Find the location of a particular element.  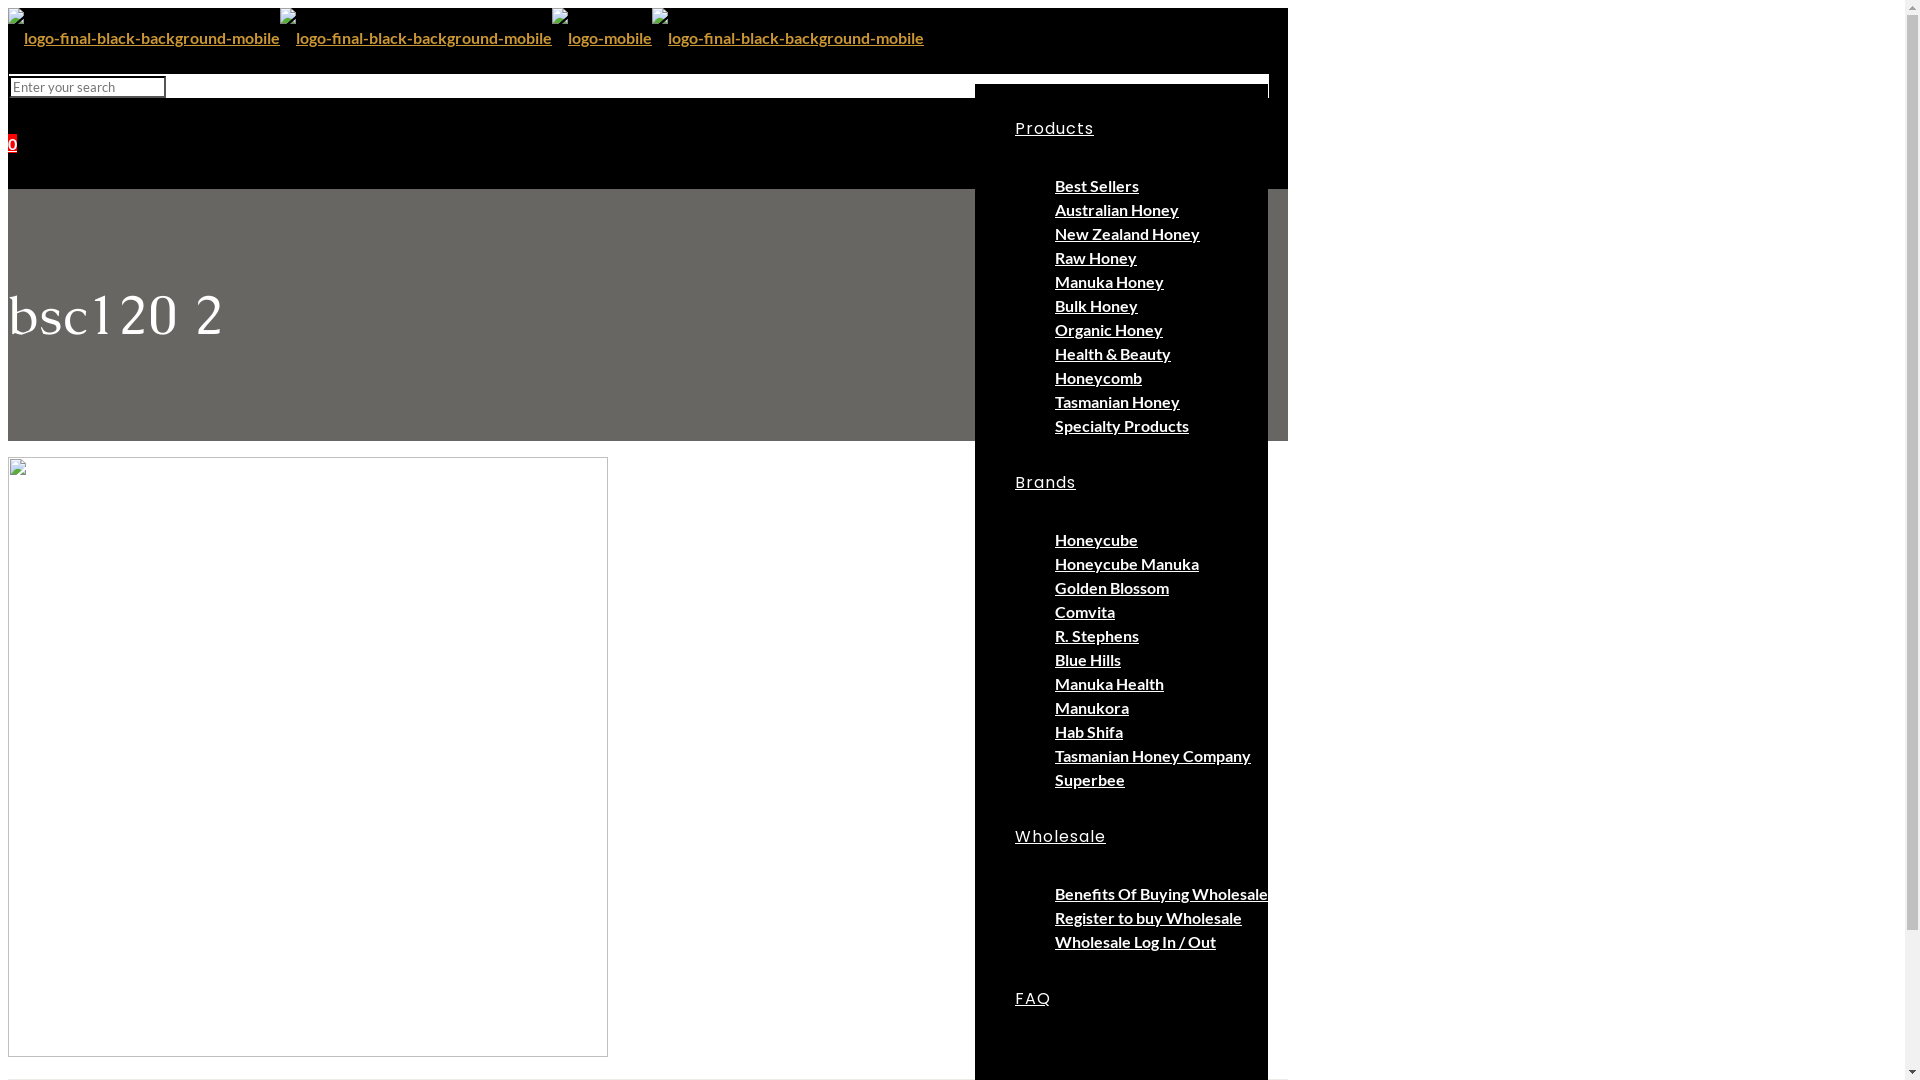

'Register to buy Wholesale' is located at coordinates (1148, 917).